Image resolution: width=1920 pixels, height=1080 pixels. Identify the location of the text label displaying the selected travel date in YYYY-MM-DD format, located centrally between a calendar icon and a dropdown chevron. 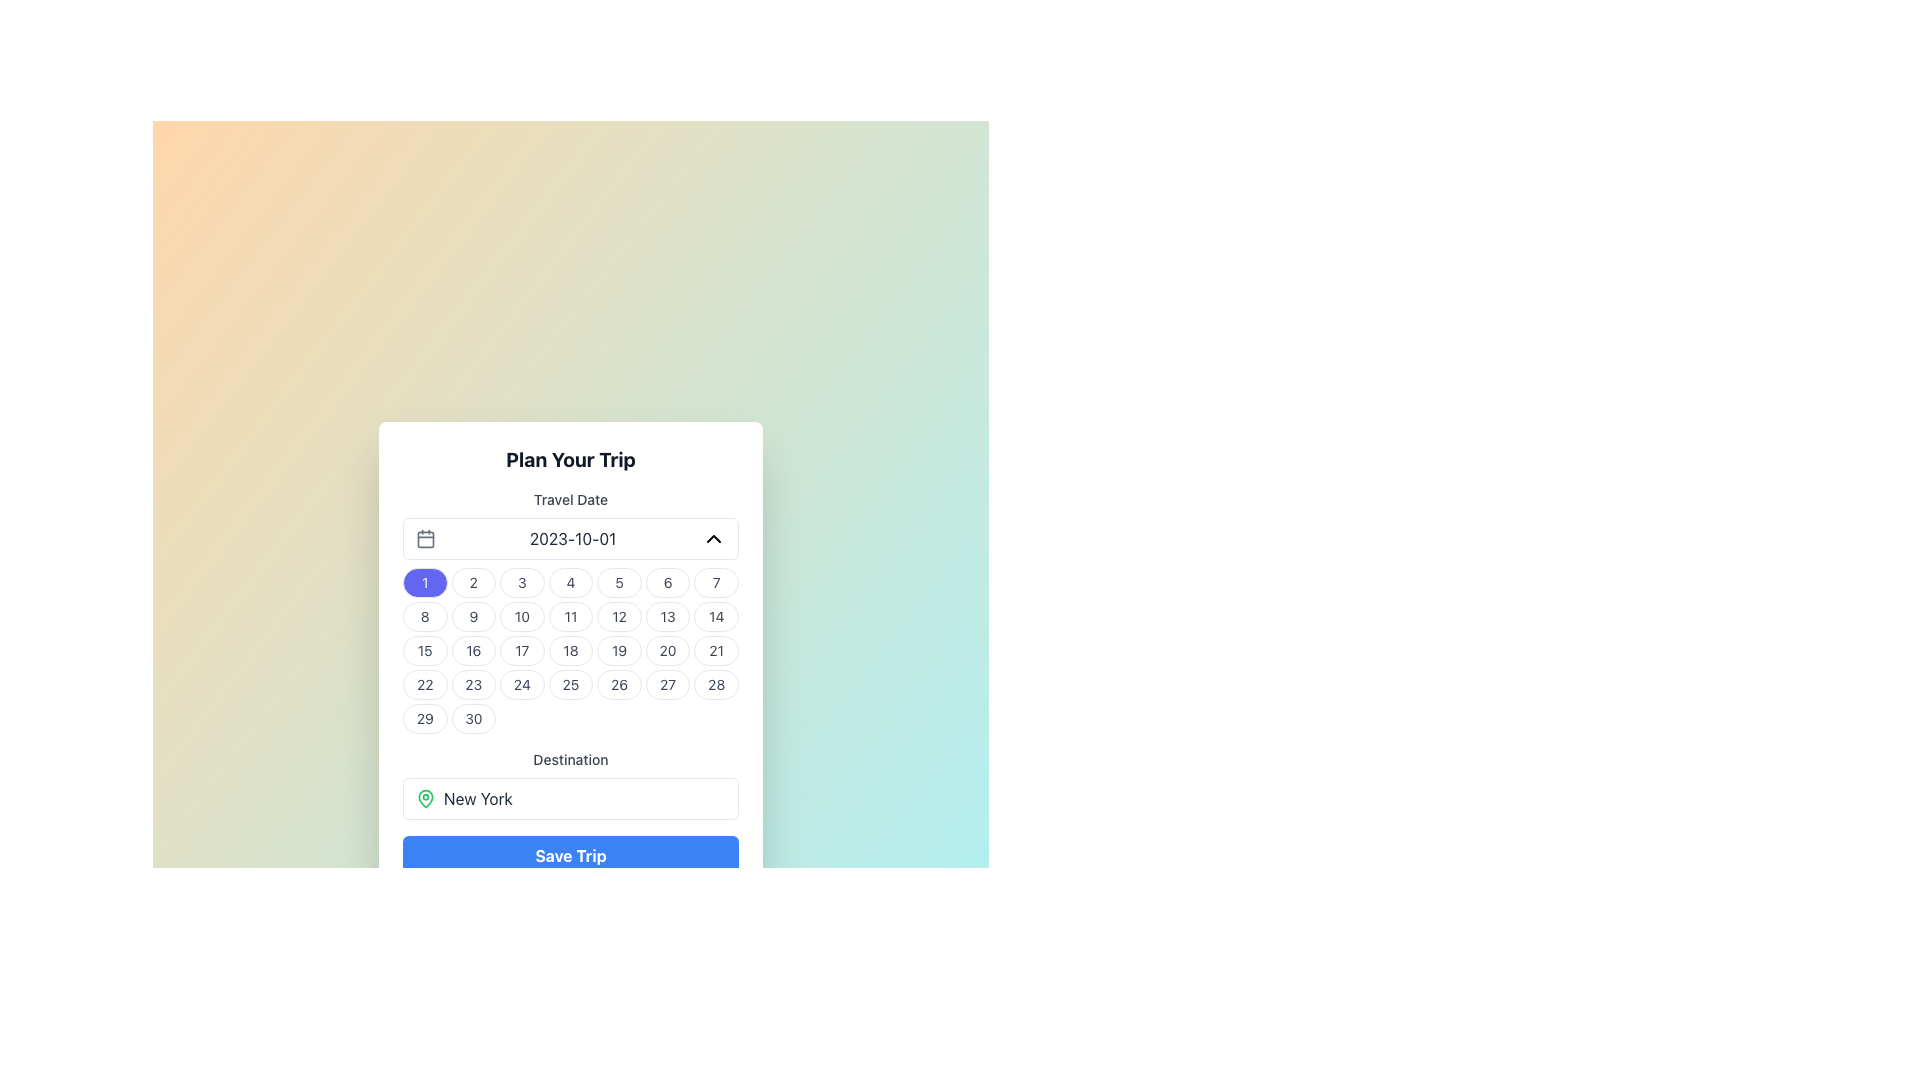
(571, 538).